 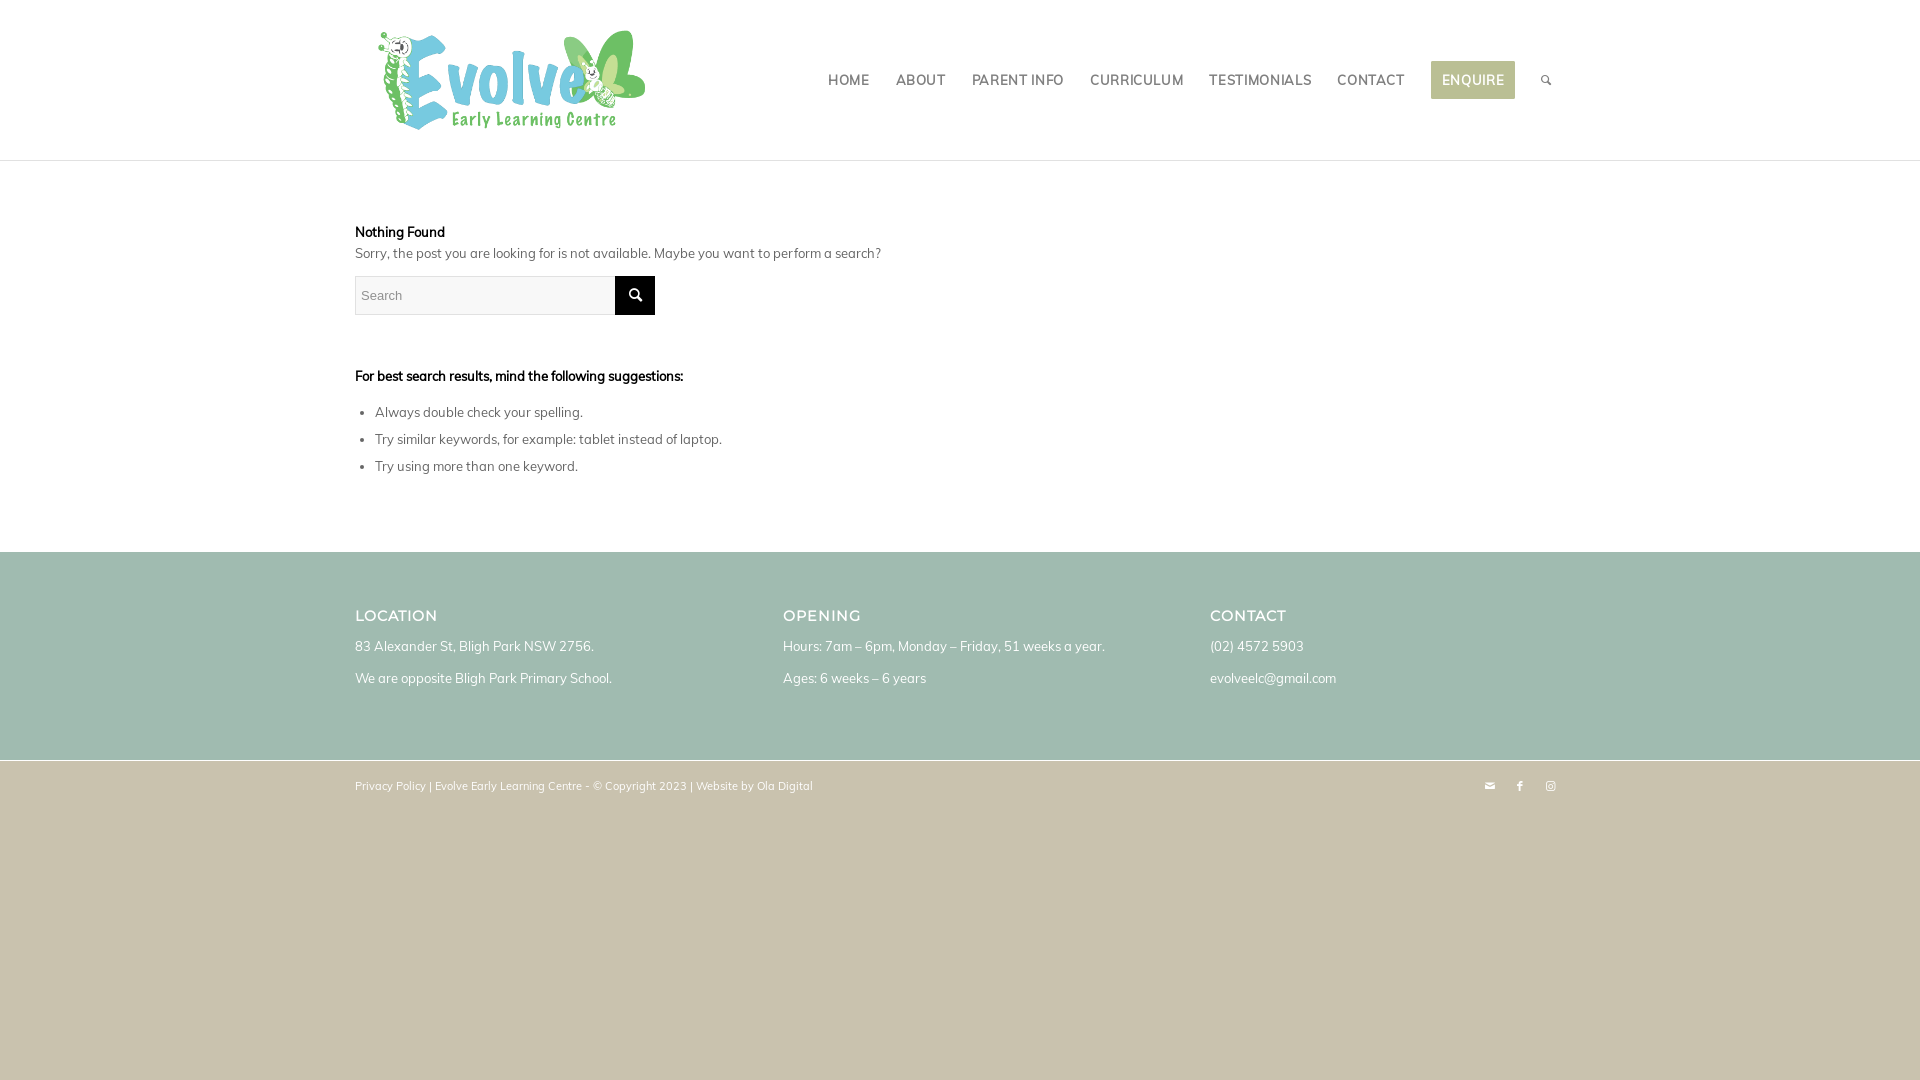 I want to click on 'ABOUT', so click(x=919, y=79).